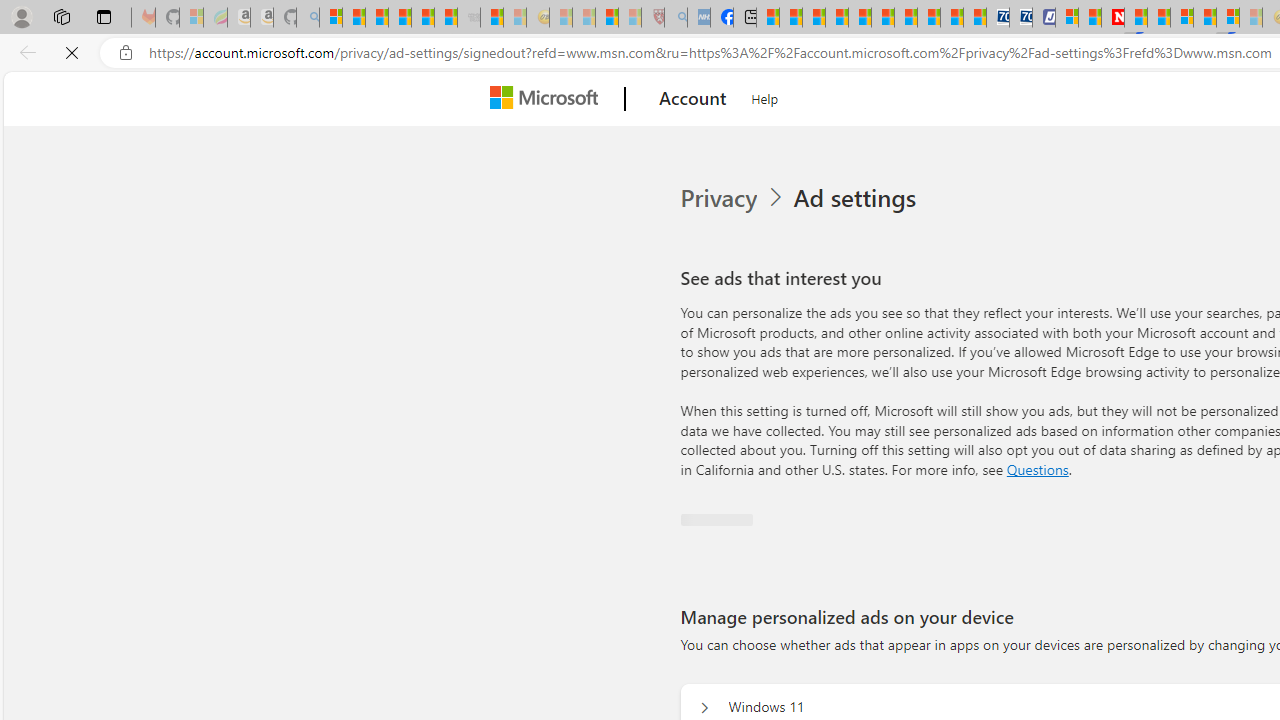 The height and width of the screenshot is (720, 1280). What do you see at coordinates (422, 17) in the screenshot?
I see `'New Report Confirms 2023 Was Record Hot | Watch'` at bounding box center [422, 17].